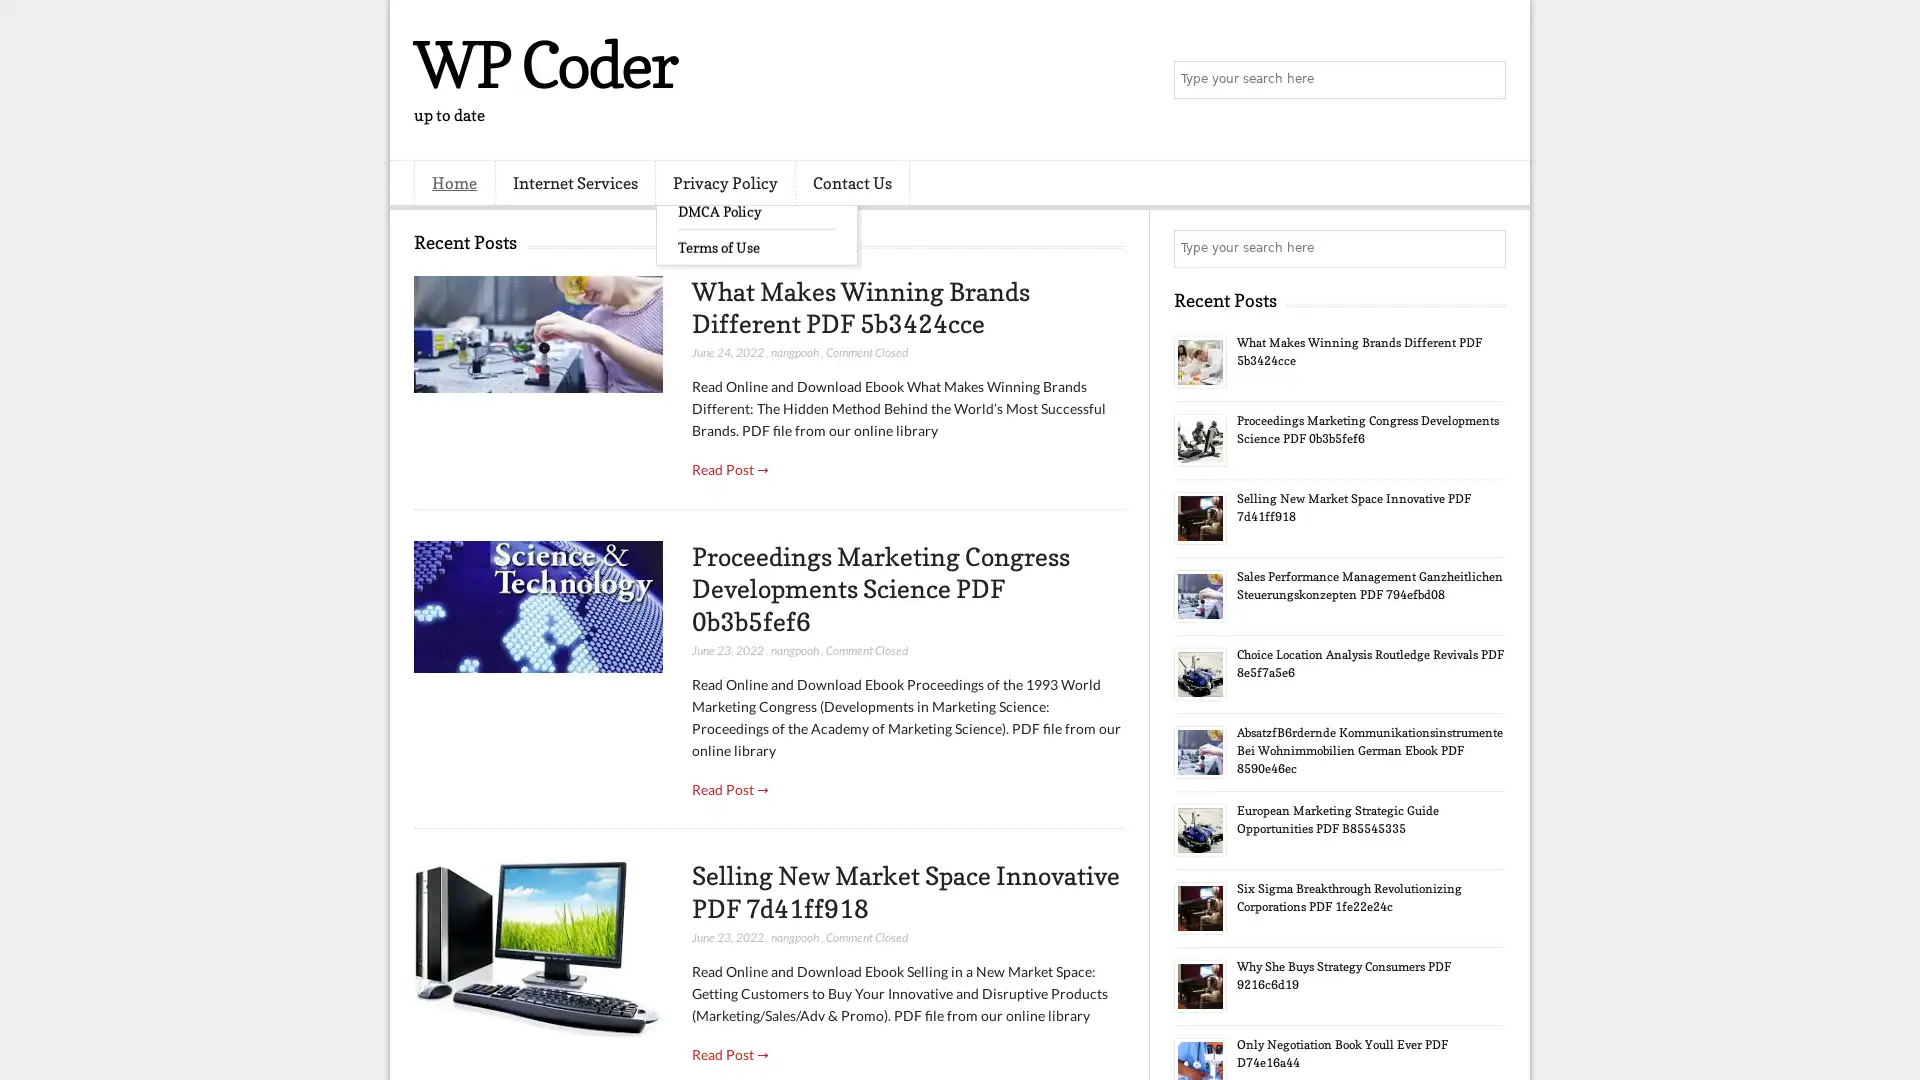 This screenshot has width=1920, height=1080. What do you see at coordinates (1485, 248) in the screenshot?
I see `Search` at bounding box center [1485, 248].